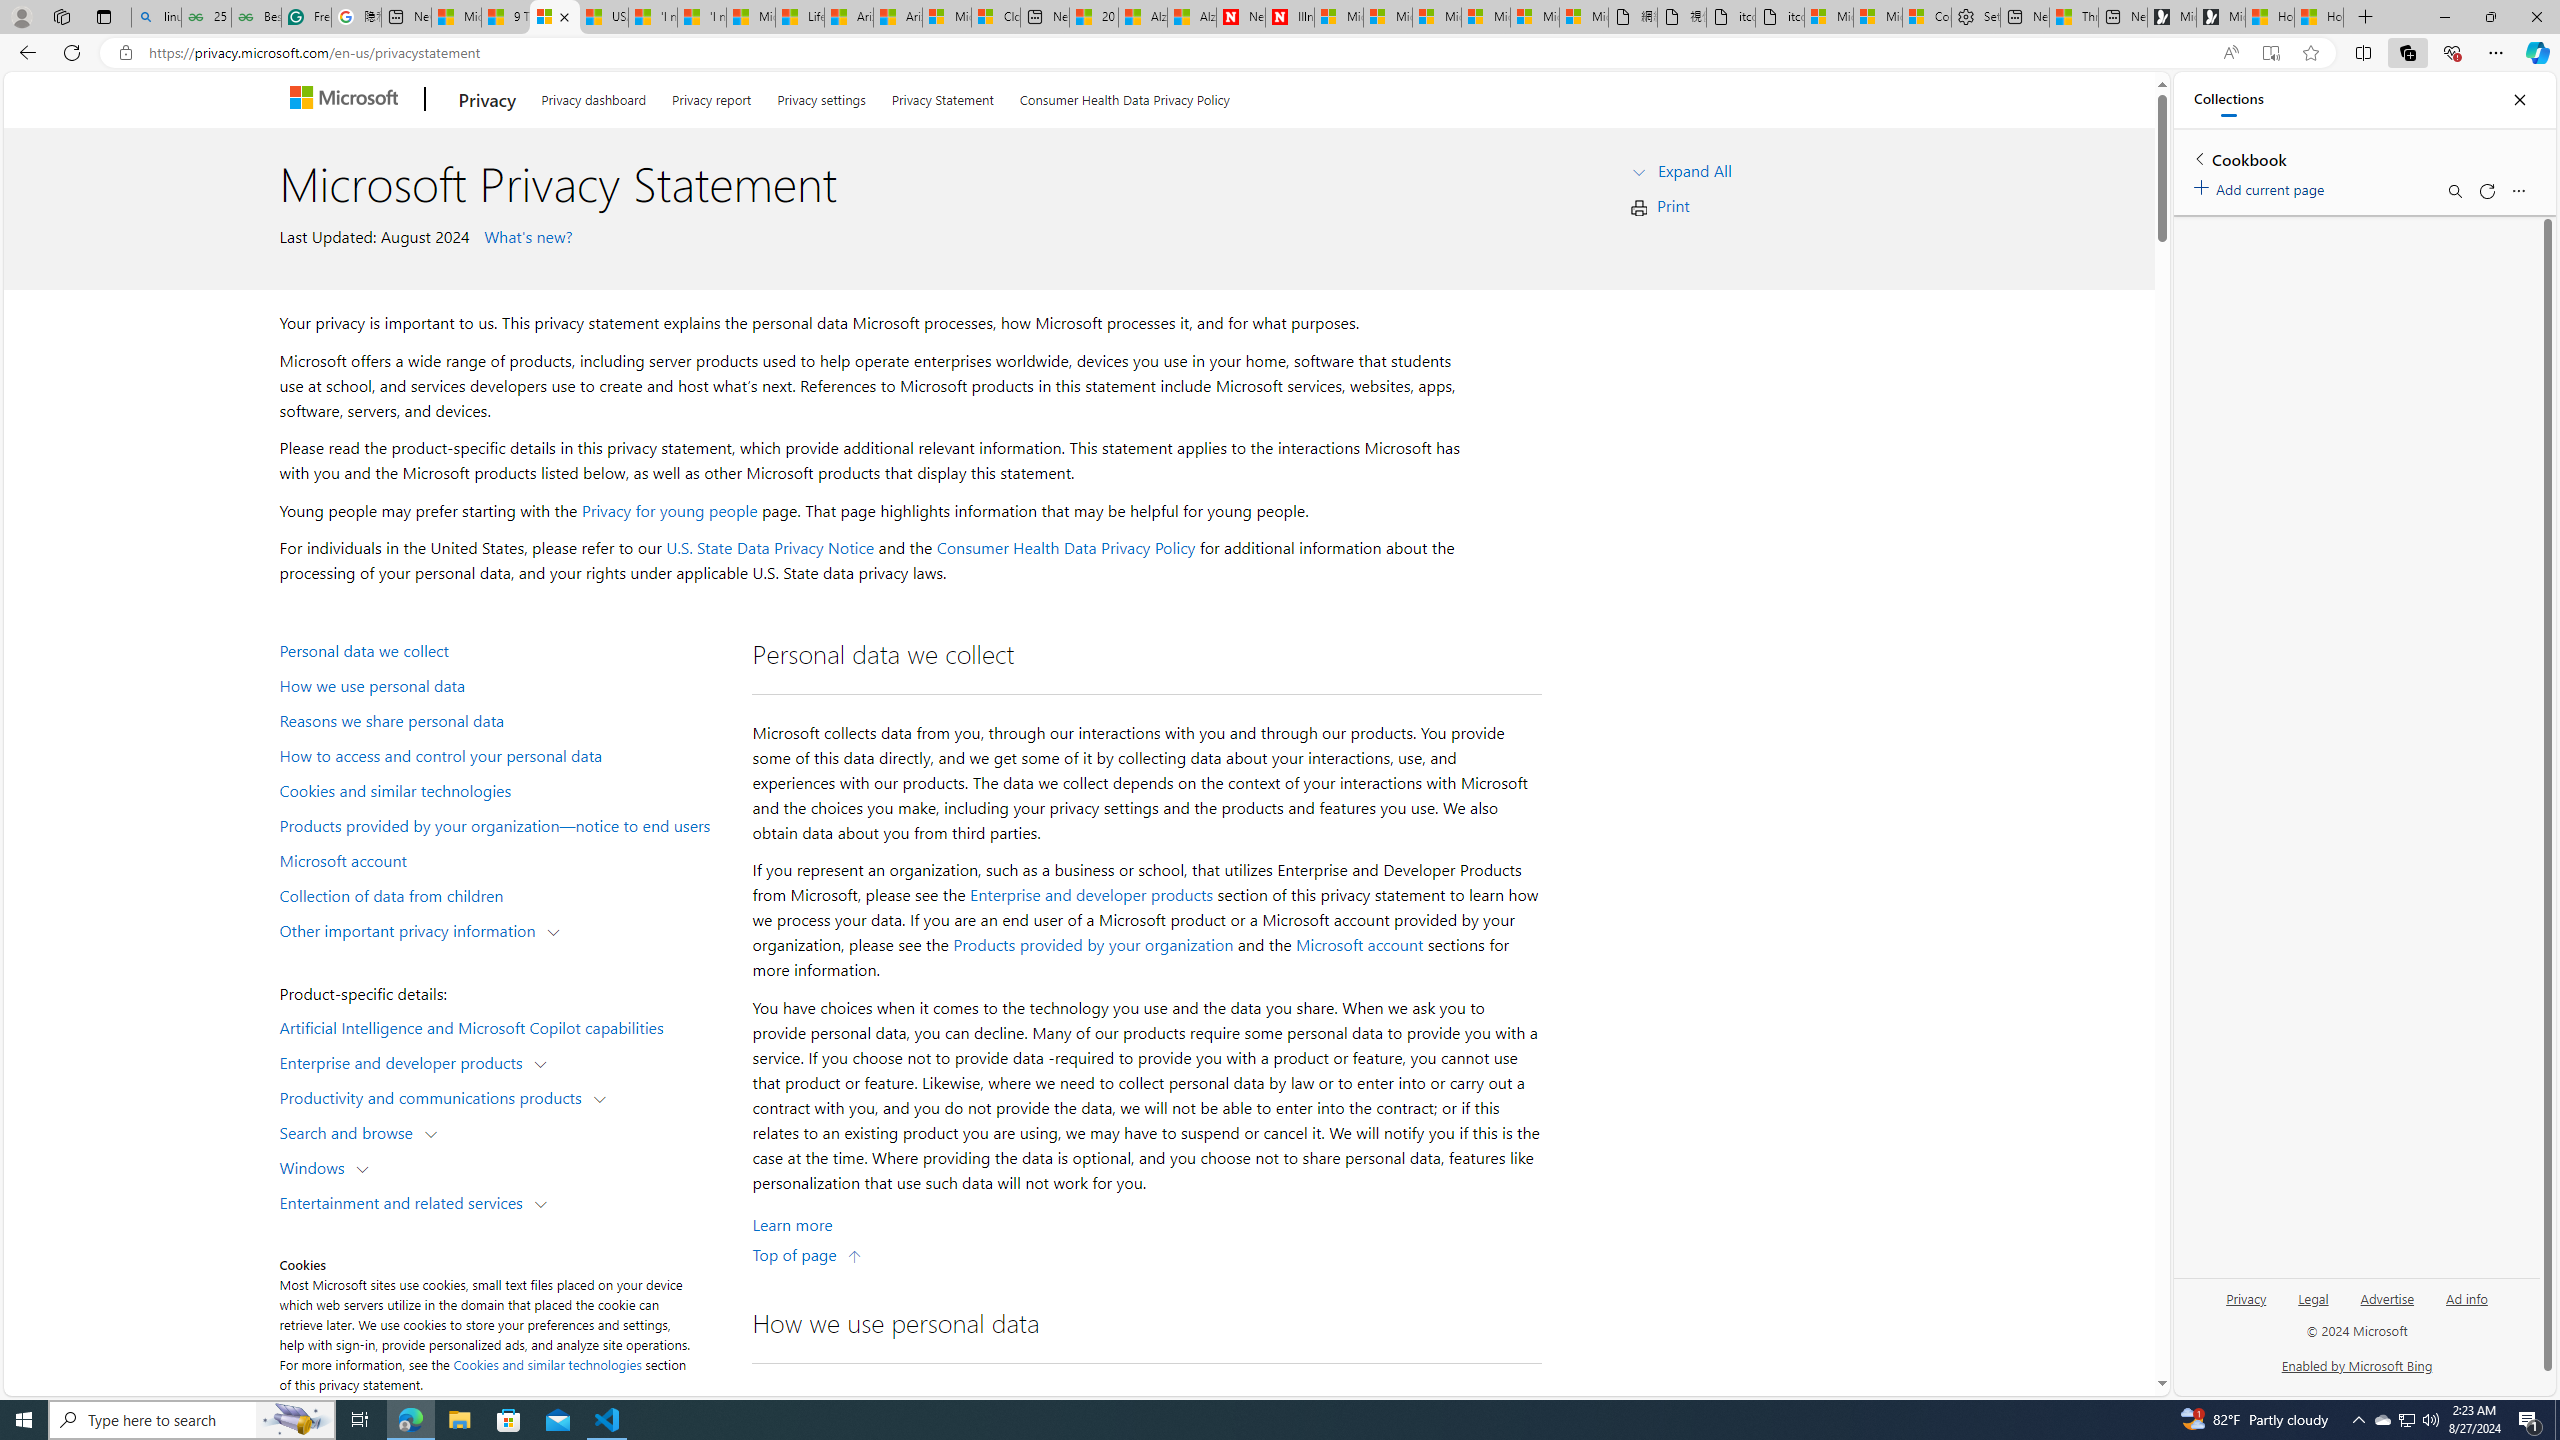  What do you see at coordinates (1358, 945) in the screenshot?
I see `'Microsoft account'` at bounding box center [1358, 945].